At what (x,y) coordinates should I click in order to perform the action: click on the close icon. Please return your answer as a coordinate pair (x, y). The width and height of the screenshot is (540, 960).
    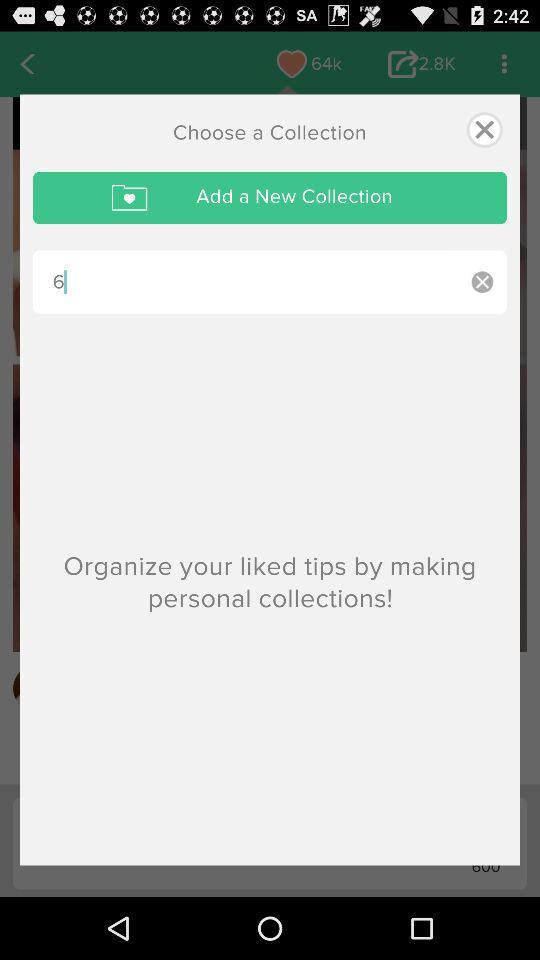
    Looking at the image, I should click on (481, 290).